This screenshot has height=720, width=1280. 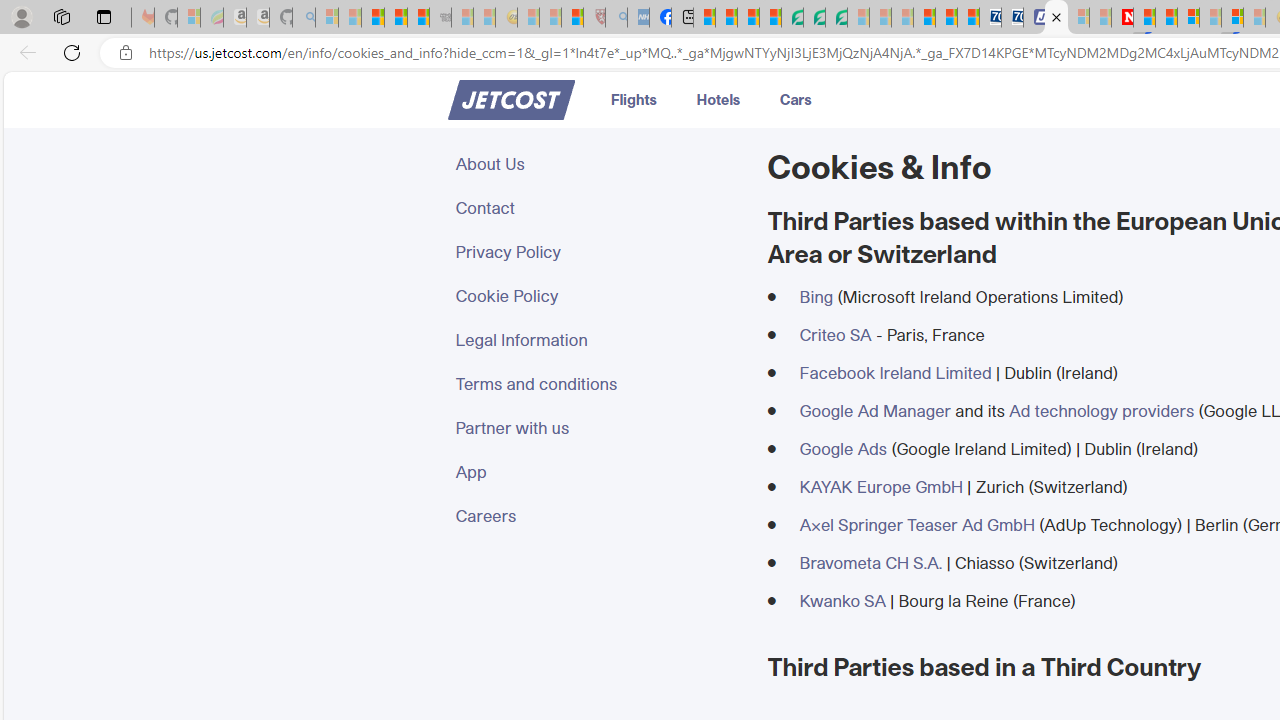 What do you see at coordinates (598, 163) in the screenshot?
I see `'About Us'` at bounding box center [598, 163].